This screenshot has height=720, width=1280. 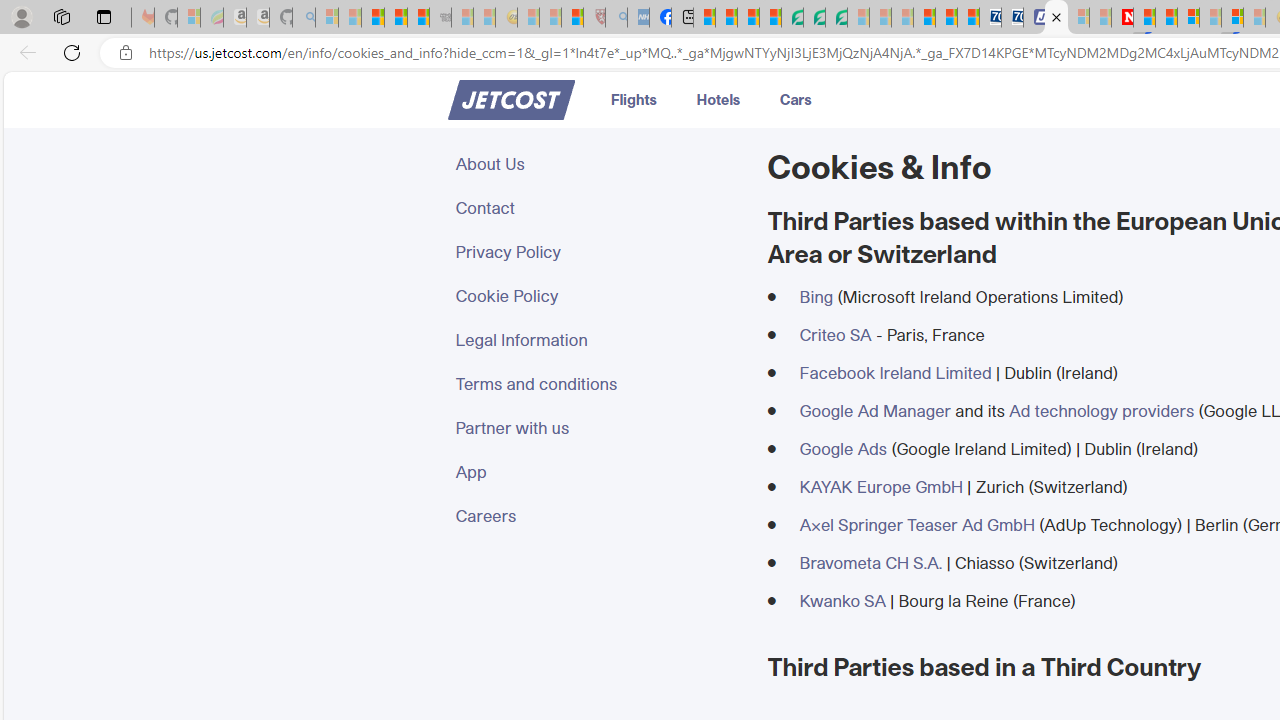 What do you see at coordinates (598, 163) in the screenshot?
I see `'About Us'` at bounding box center [598, 163].